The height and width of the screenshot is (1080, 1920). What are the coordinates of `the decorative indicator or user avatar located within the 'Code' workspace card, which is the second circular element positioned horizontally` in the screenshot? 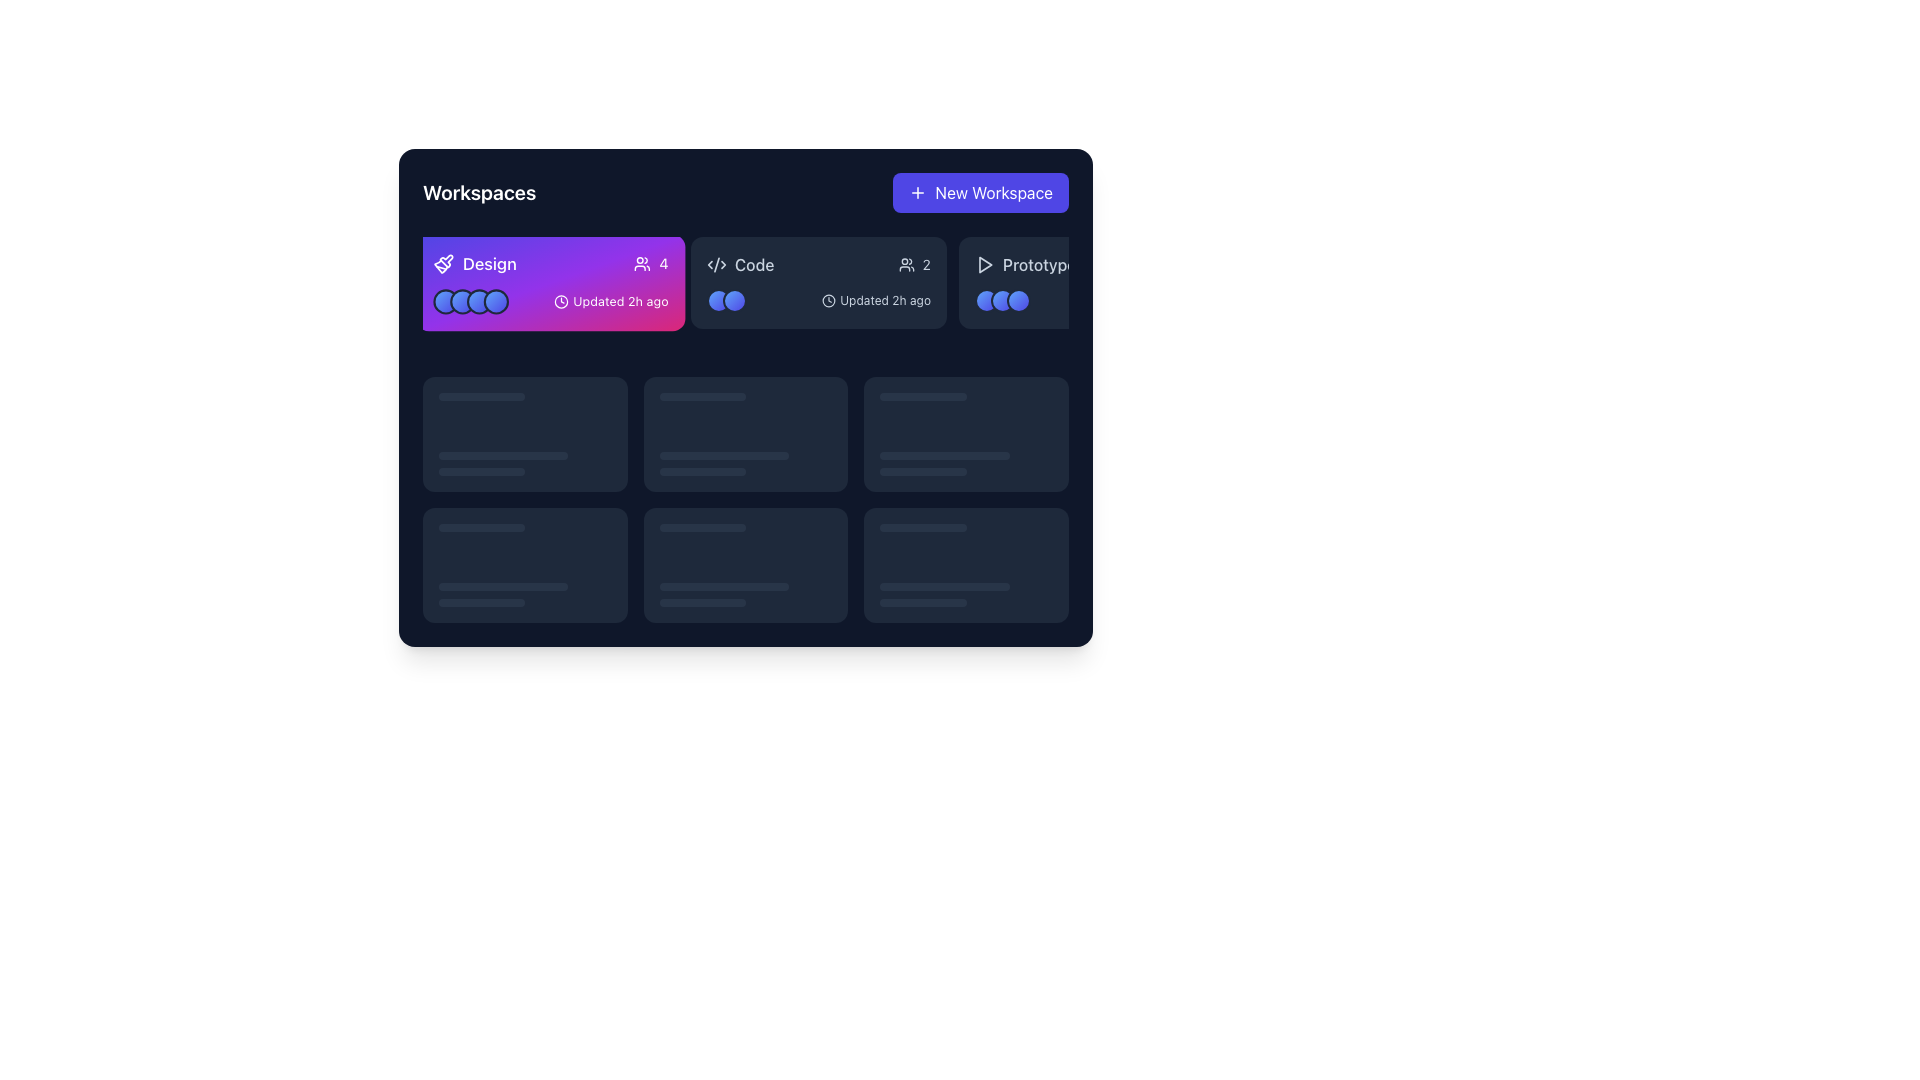 It's located at (733, 300).